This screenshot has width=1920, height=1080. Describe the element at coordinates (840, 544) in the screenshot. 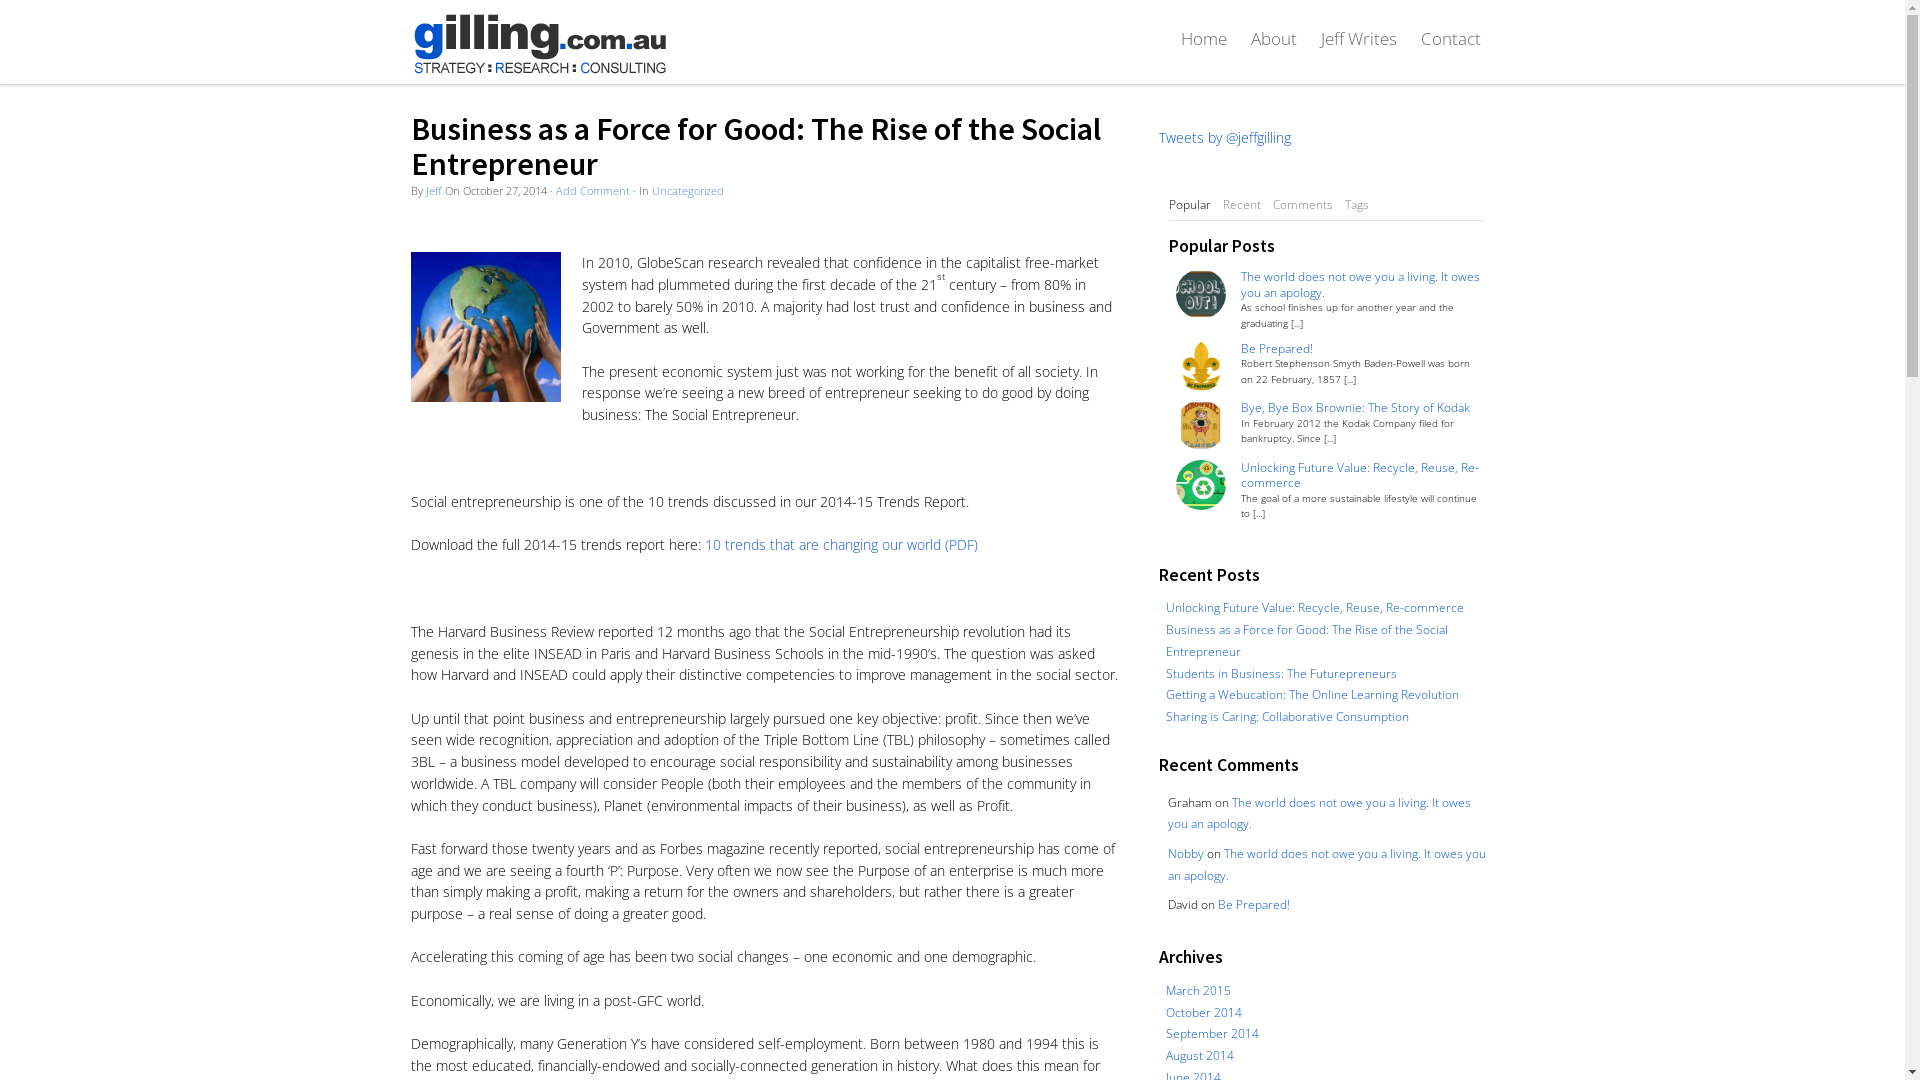

I see `'10 trends that are changing our world (PDF)'` at that location.